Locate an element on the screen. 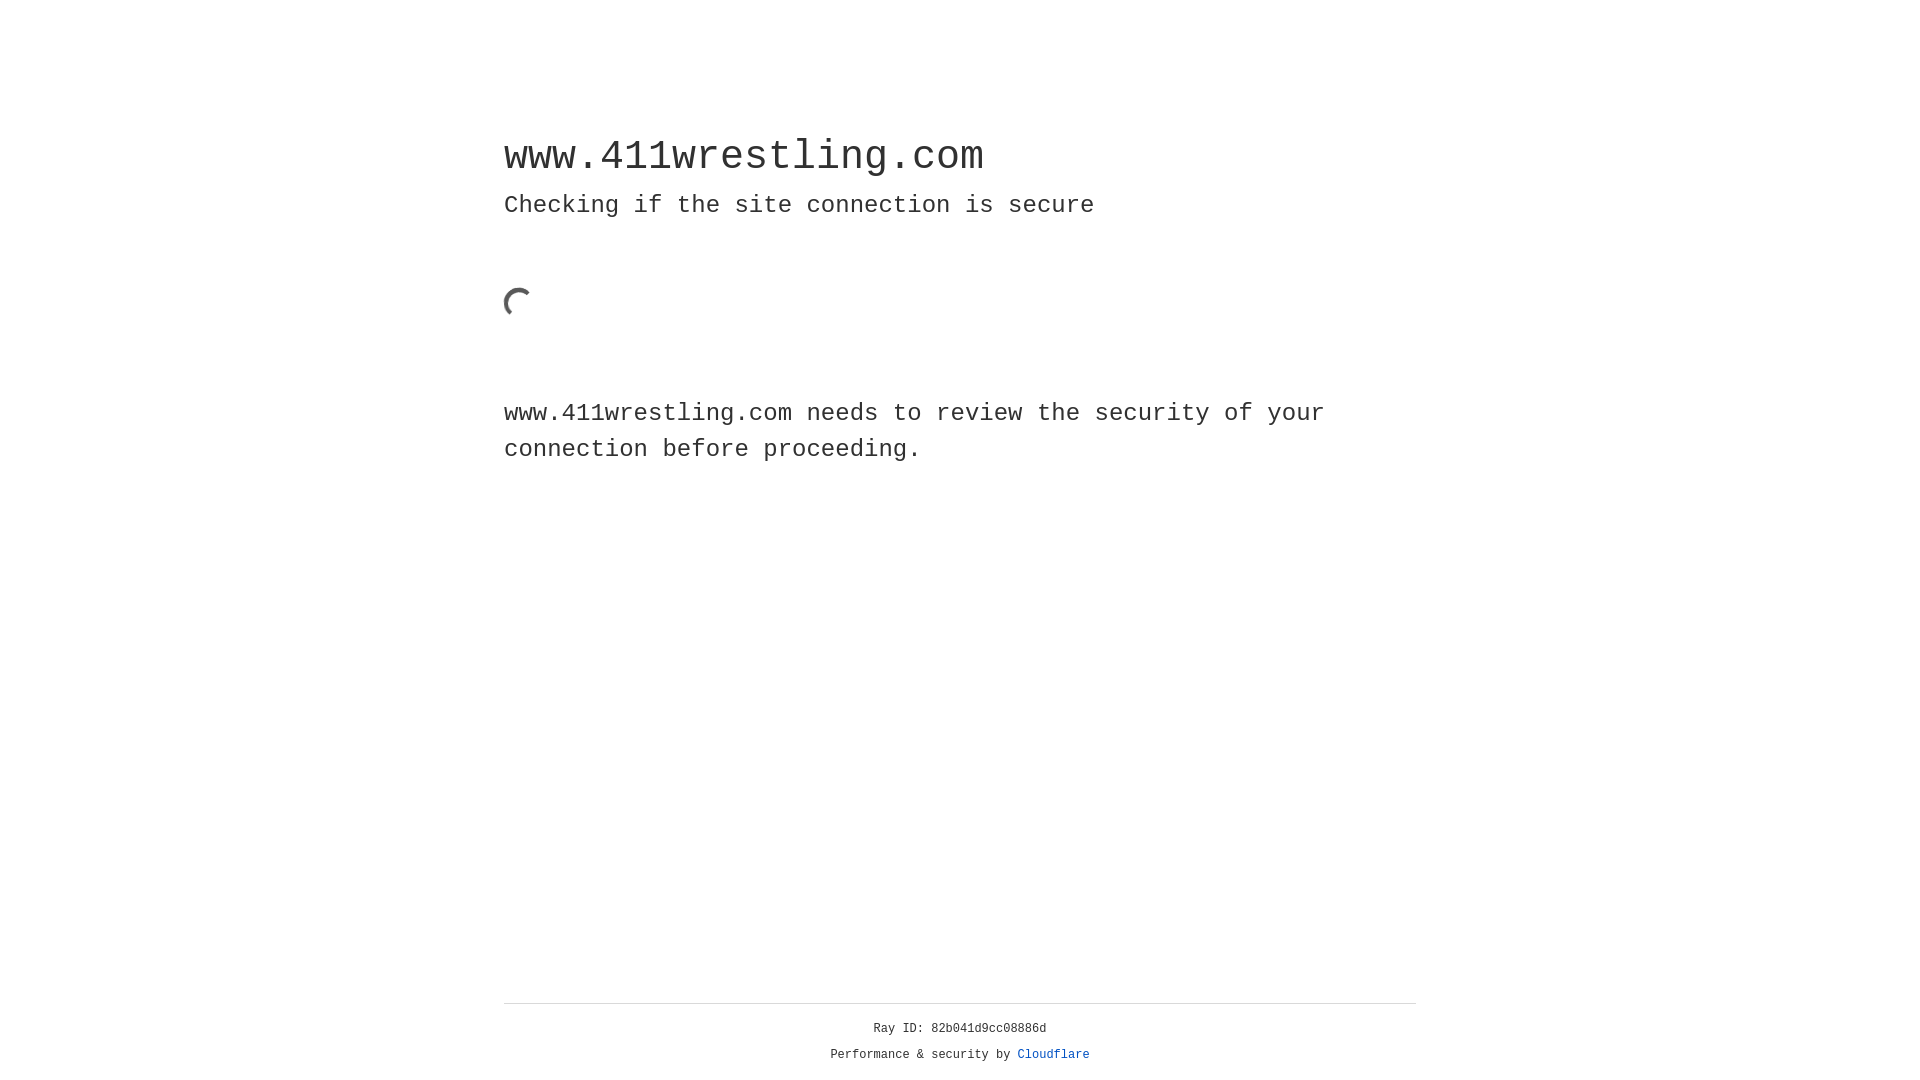  'Cloudflare' is located at coordinates (1053, 1054).